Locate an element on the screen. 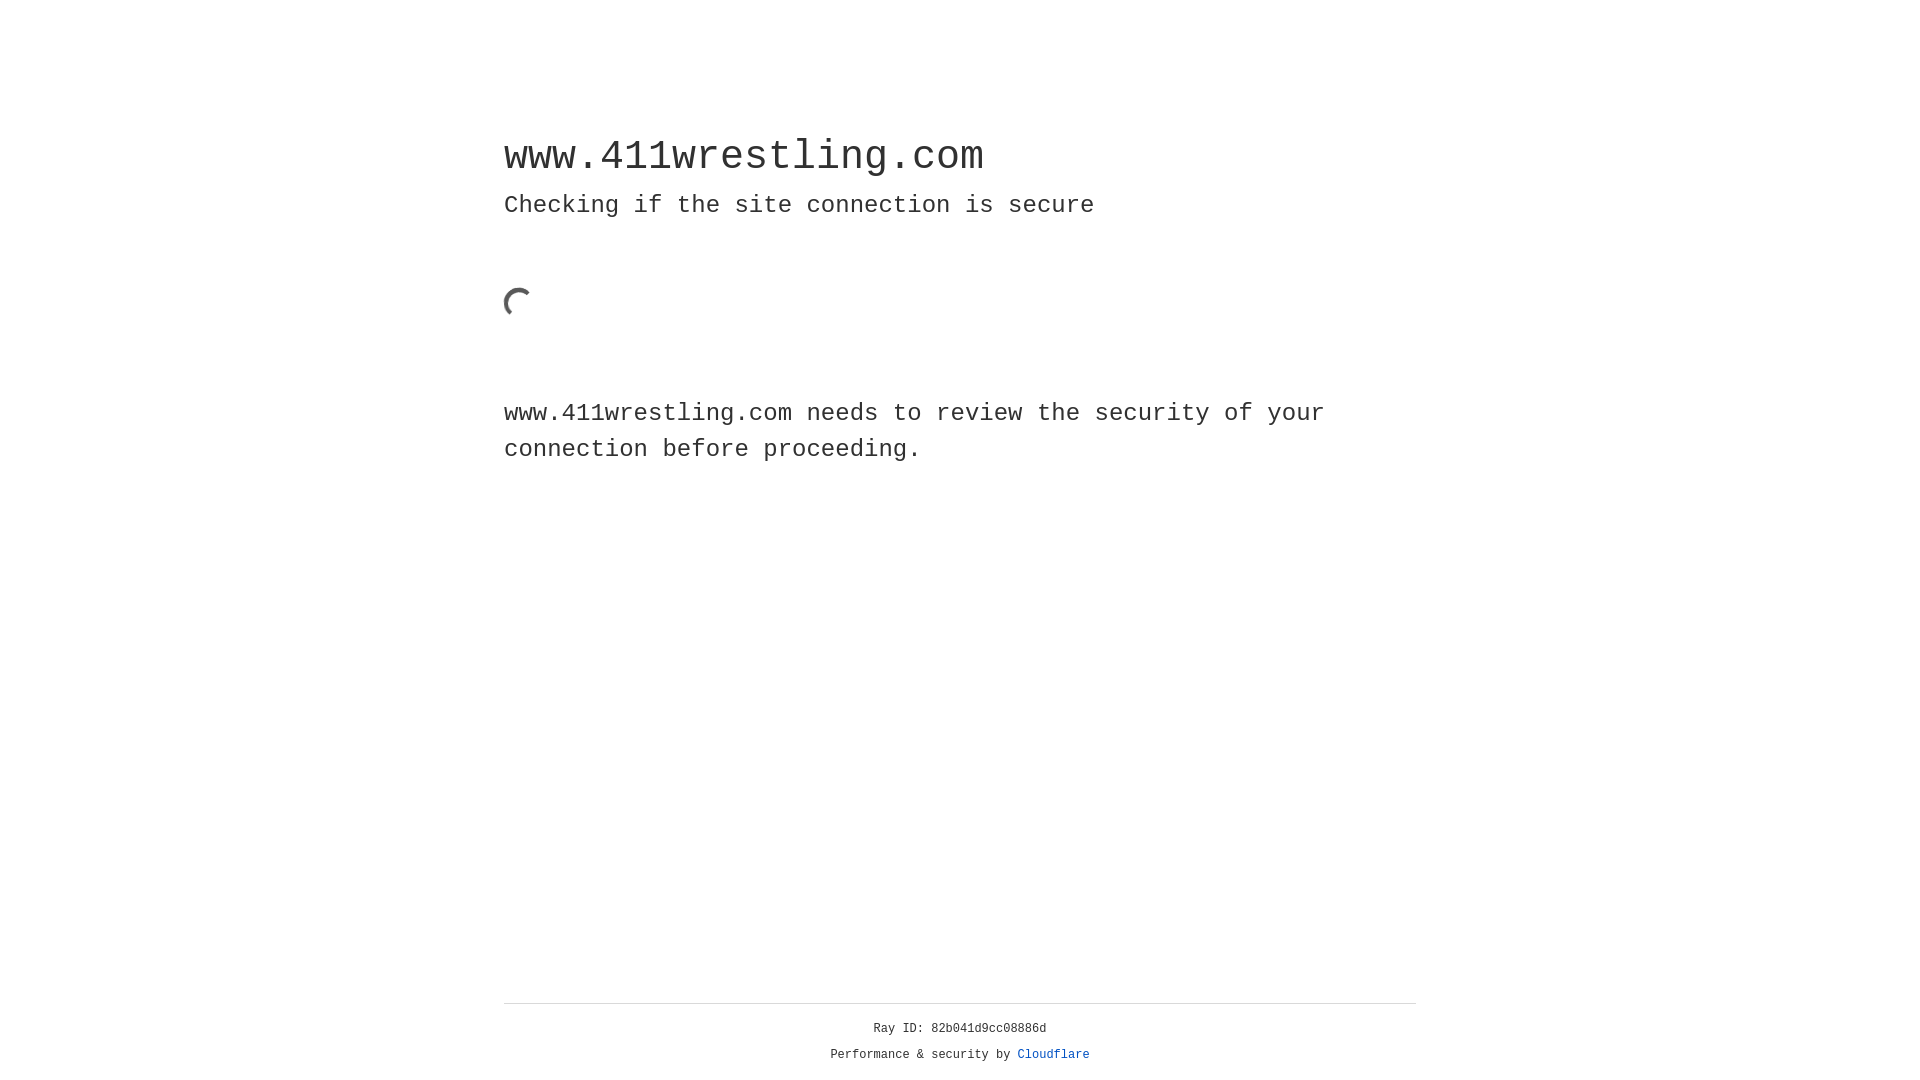  'Cloudflare' is located at coordinates (1053, 1054).